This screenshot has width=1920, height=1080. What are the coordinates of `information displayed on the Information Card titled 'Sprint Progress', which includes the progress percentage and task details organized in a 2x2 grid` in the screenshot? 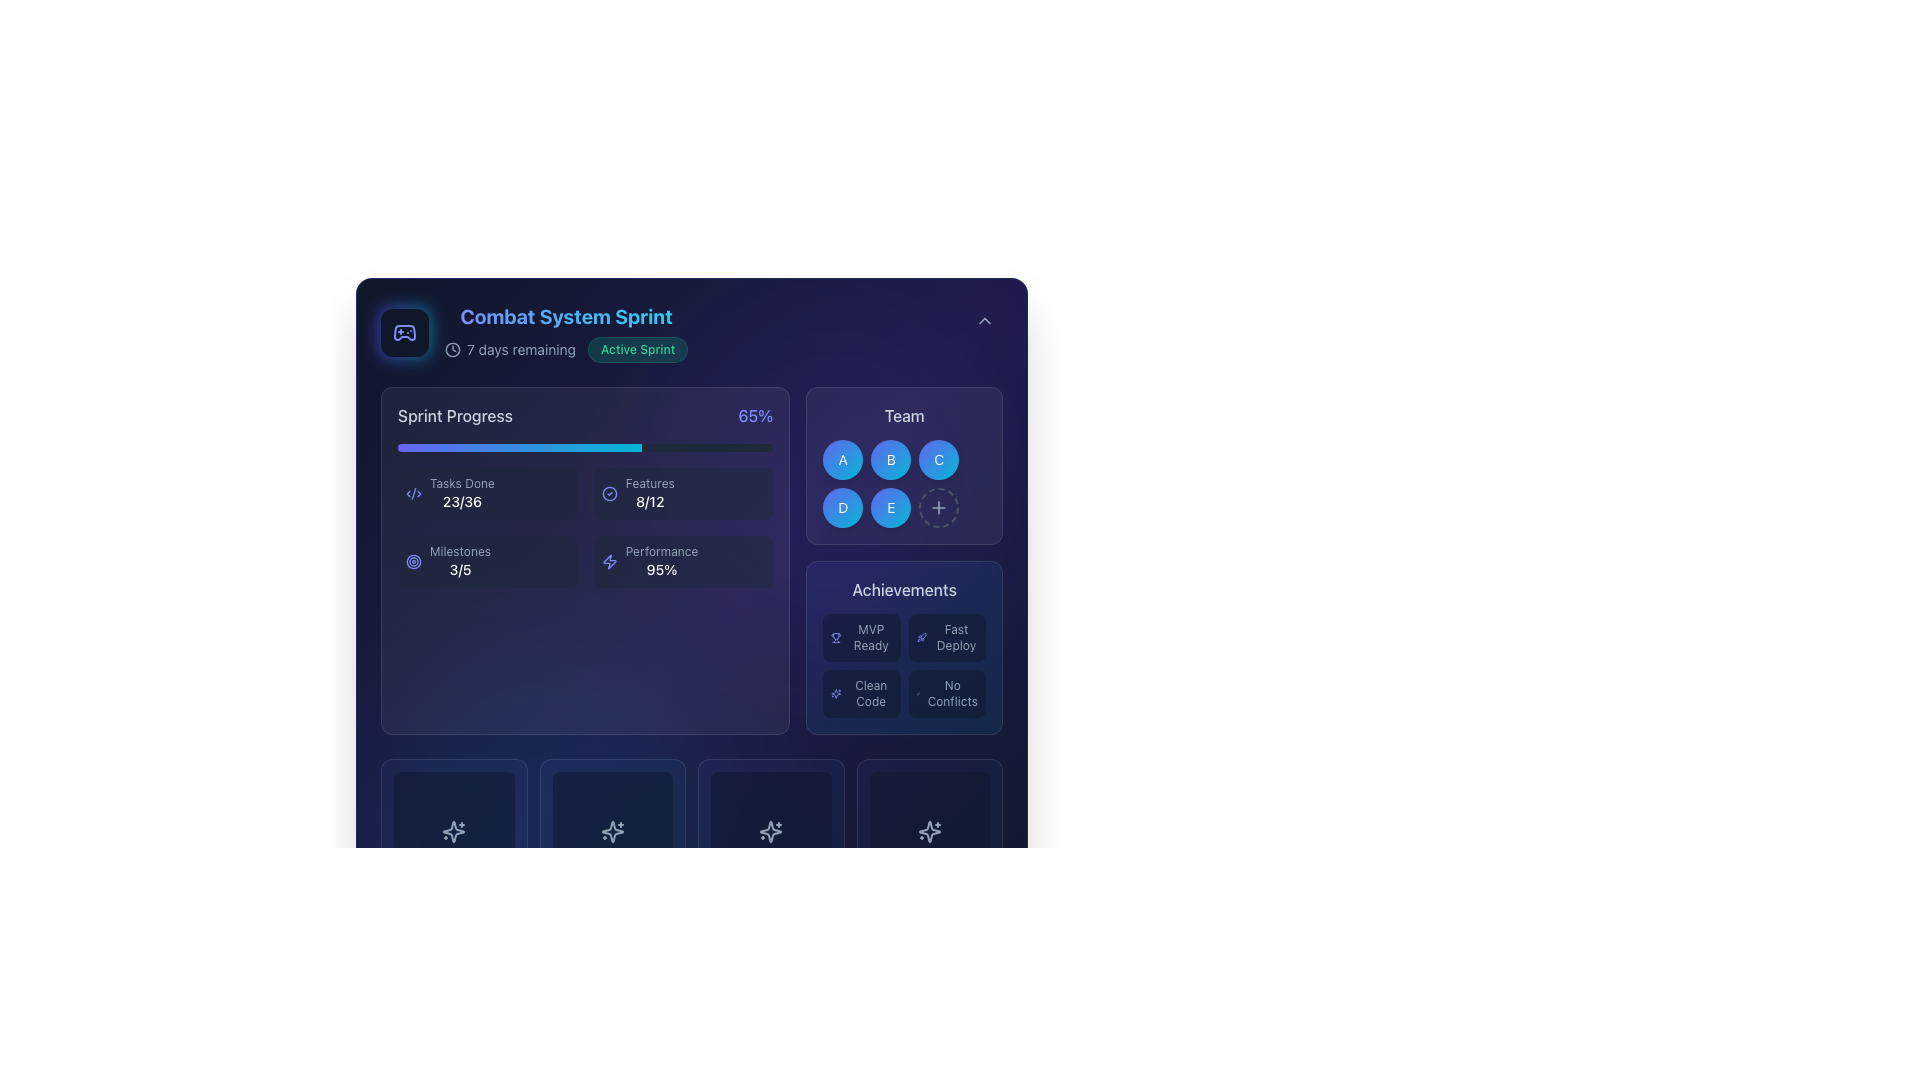 It's located at (584, 560).